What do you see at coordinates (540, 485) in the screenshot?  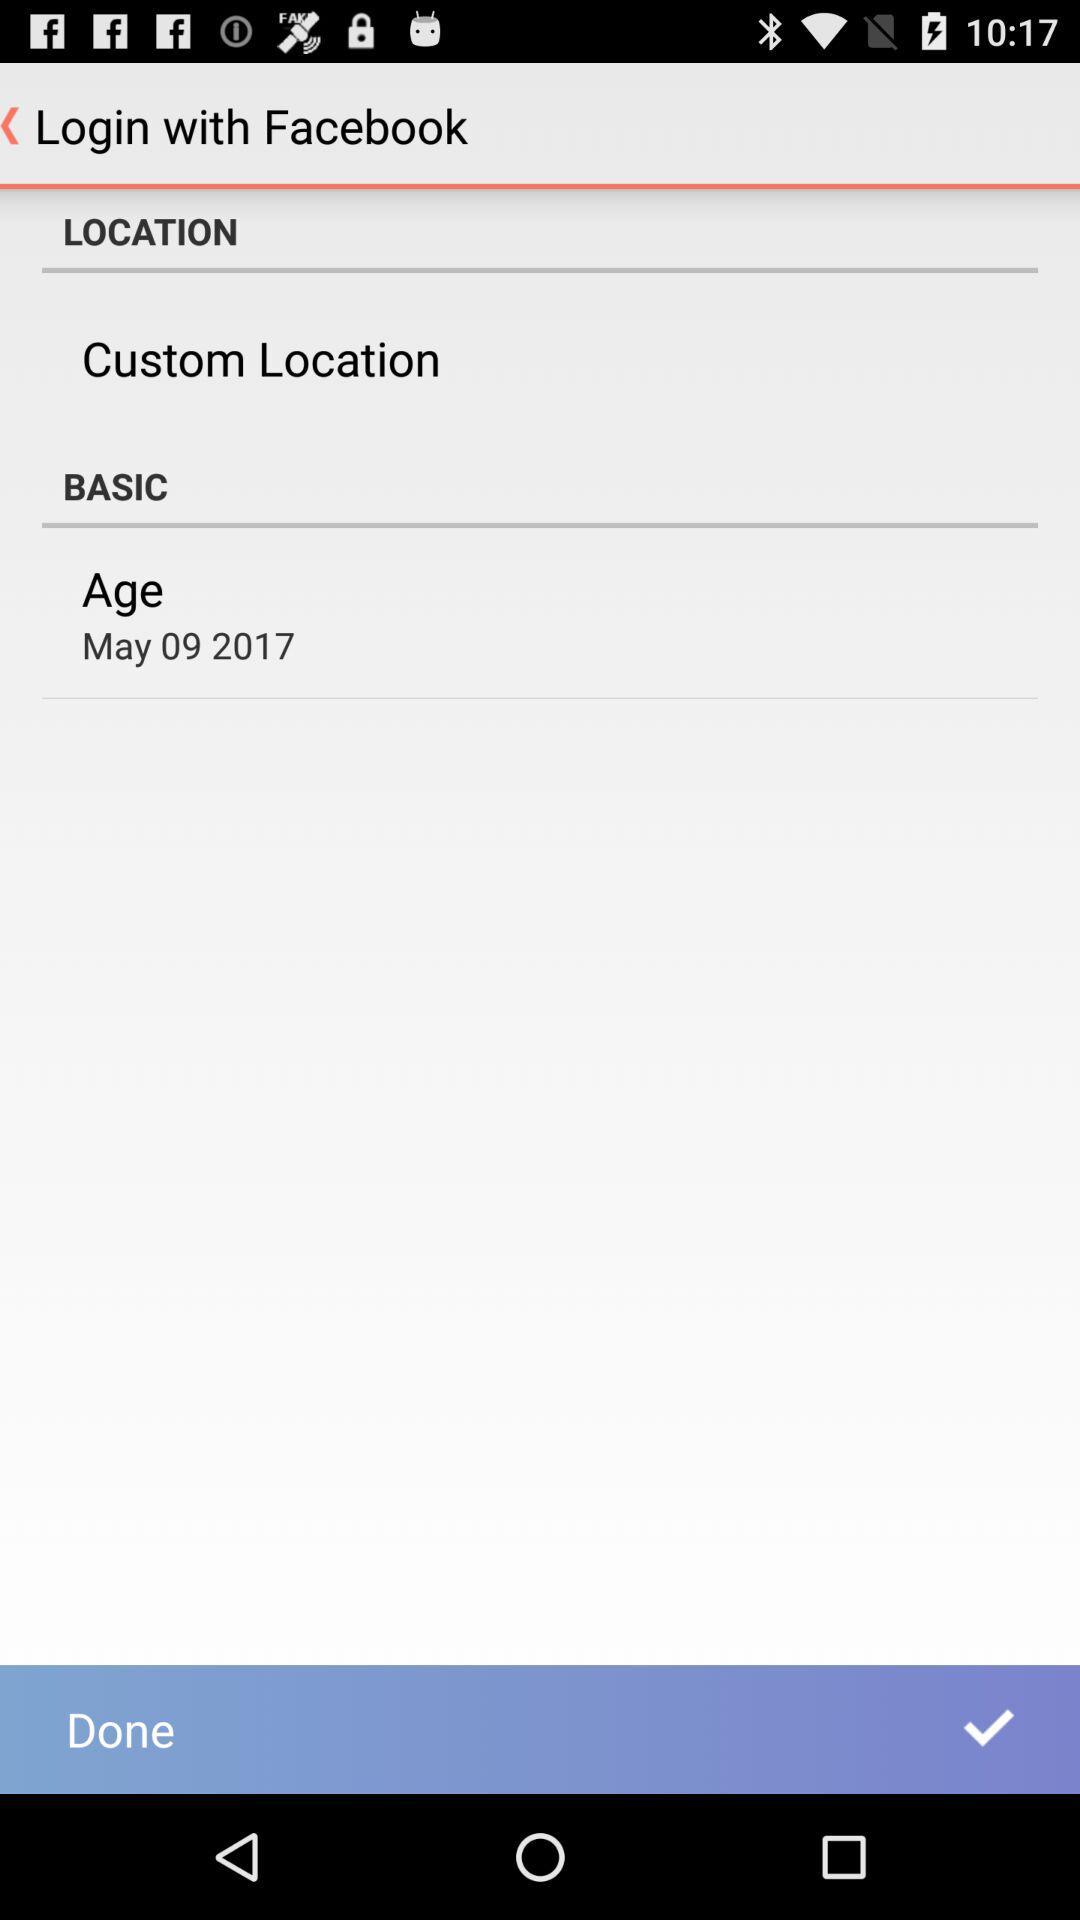 I see `the basic item` at bounding box center [540, 485].